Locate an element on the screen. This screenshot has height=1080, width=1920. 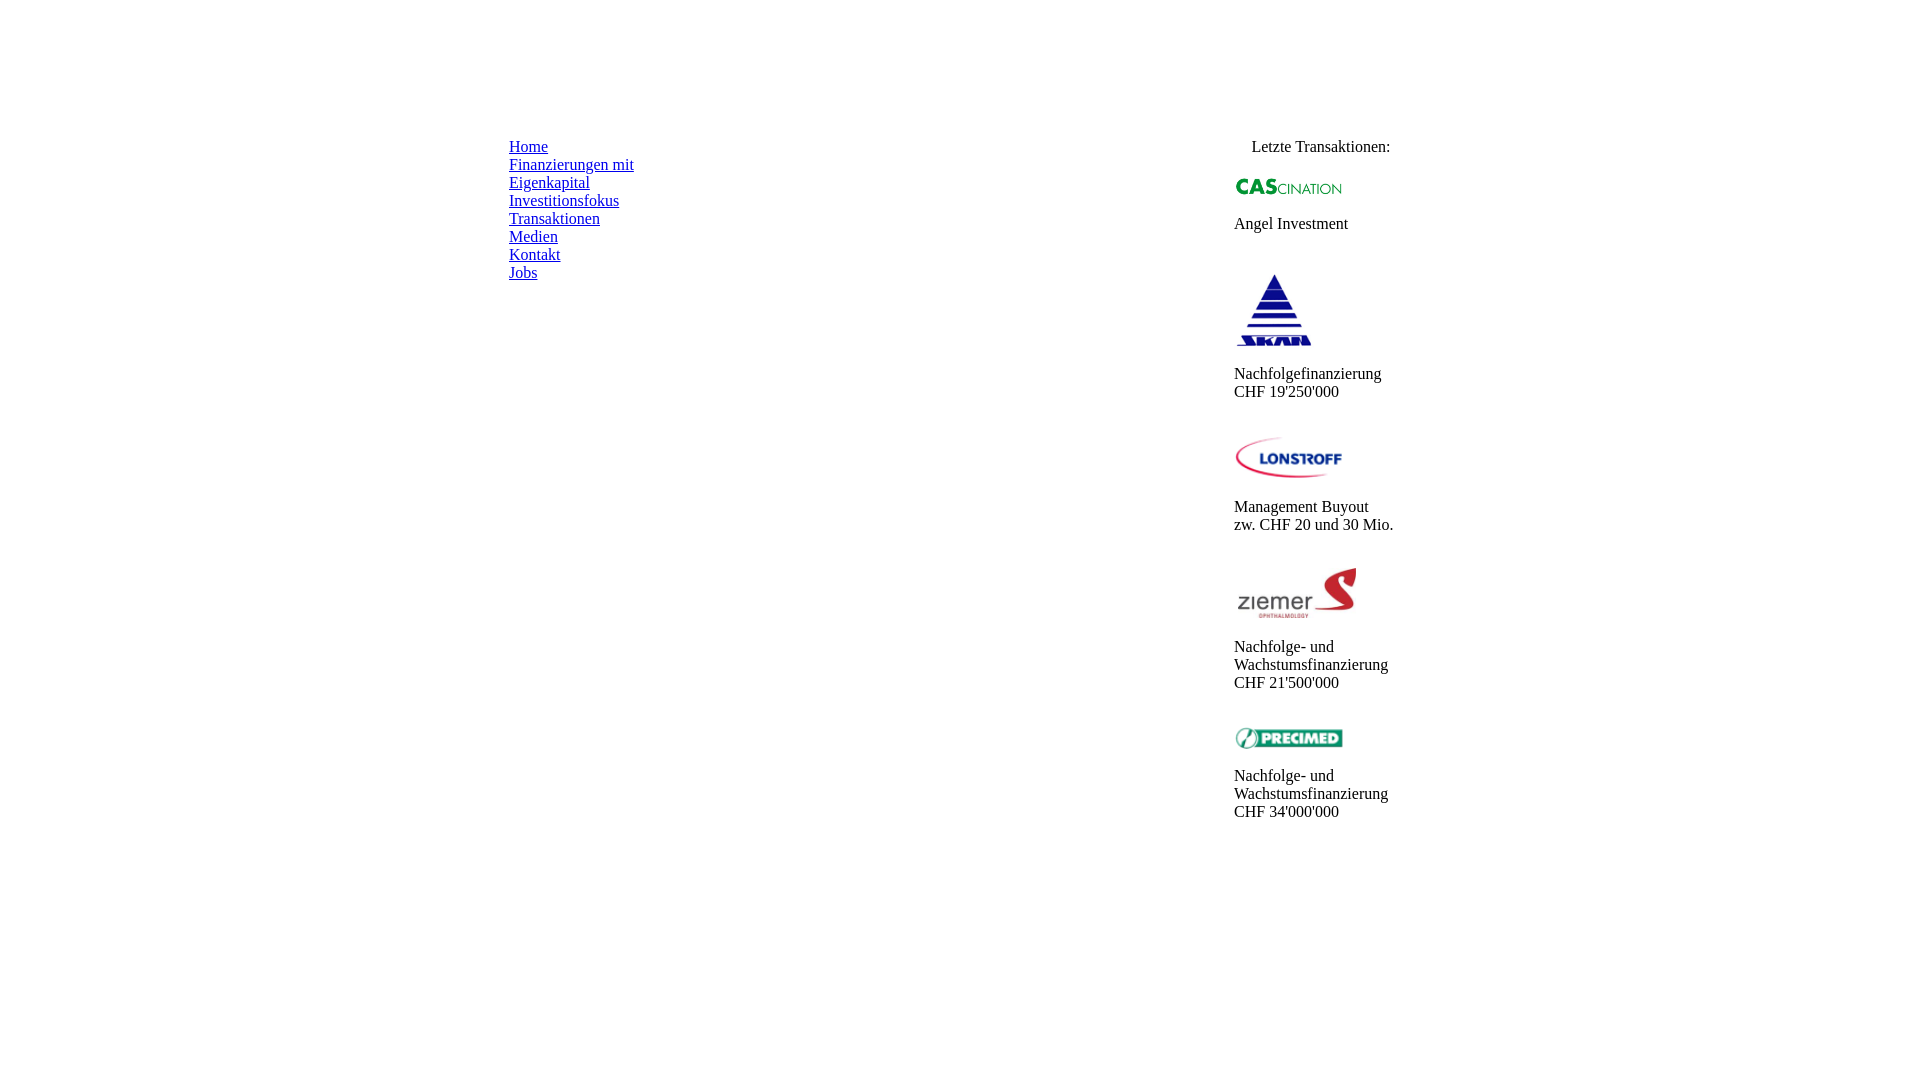
'Lonstroff Holding AG, Buchs' is located at coordinates (1289, 457).